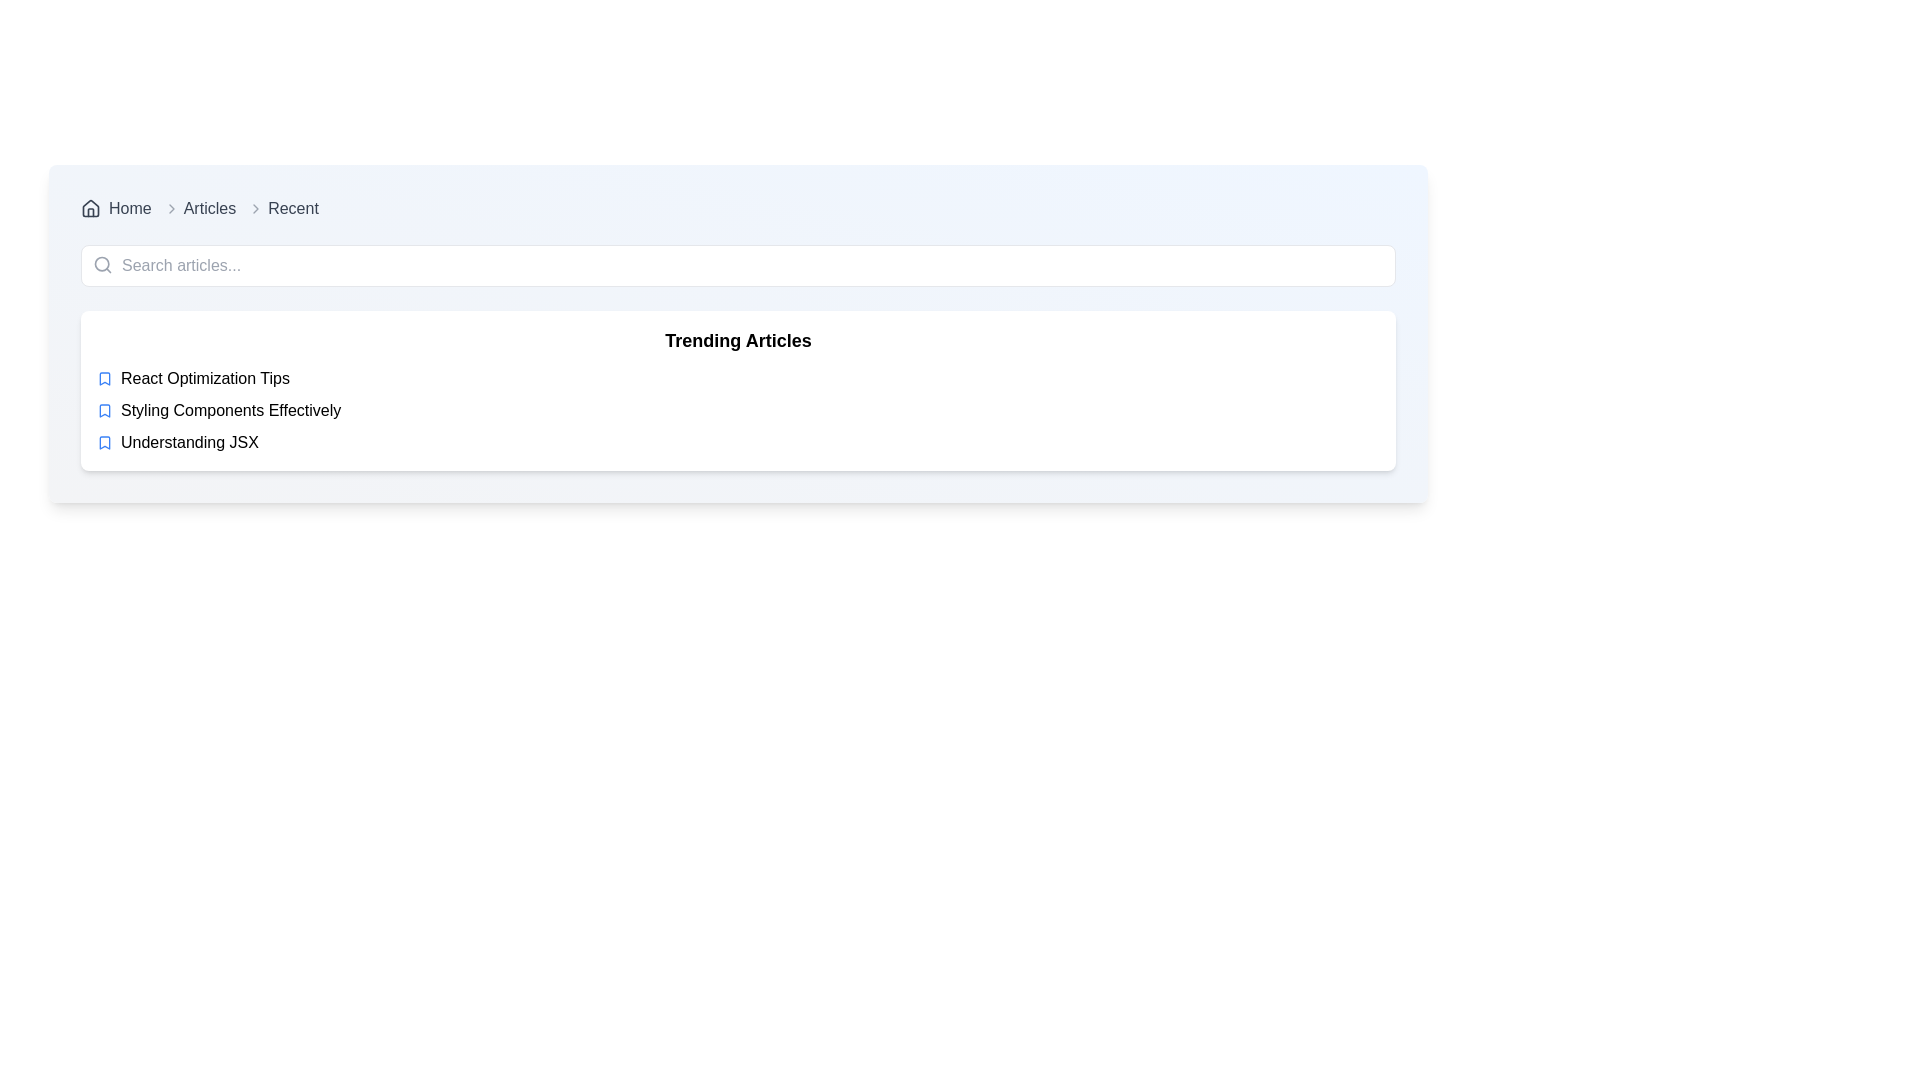  What do you see at coordinates (280, 208) in the screenshot?
I see `the Breadcrumb link, which is the final link in the breadcrumb navigation trail, to interact with the associated 'Recent' section` at bounding box center [280, 208].